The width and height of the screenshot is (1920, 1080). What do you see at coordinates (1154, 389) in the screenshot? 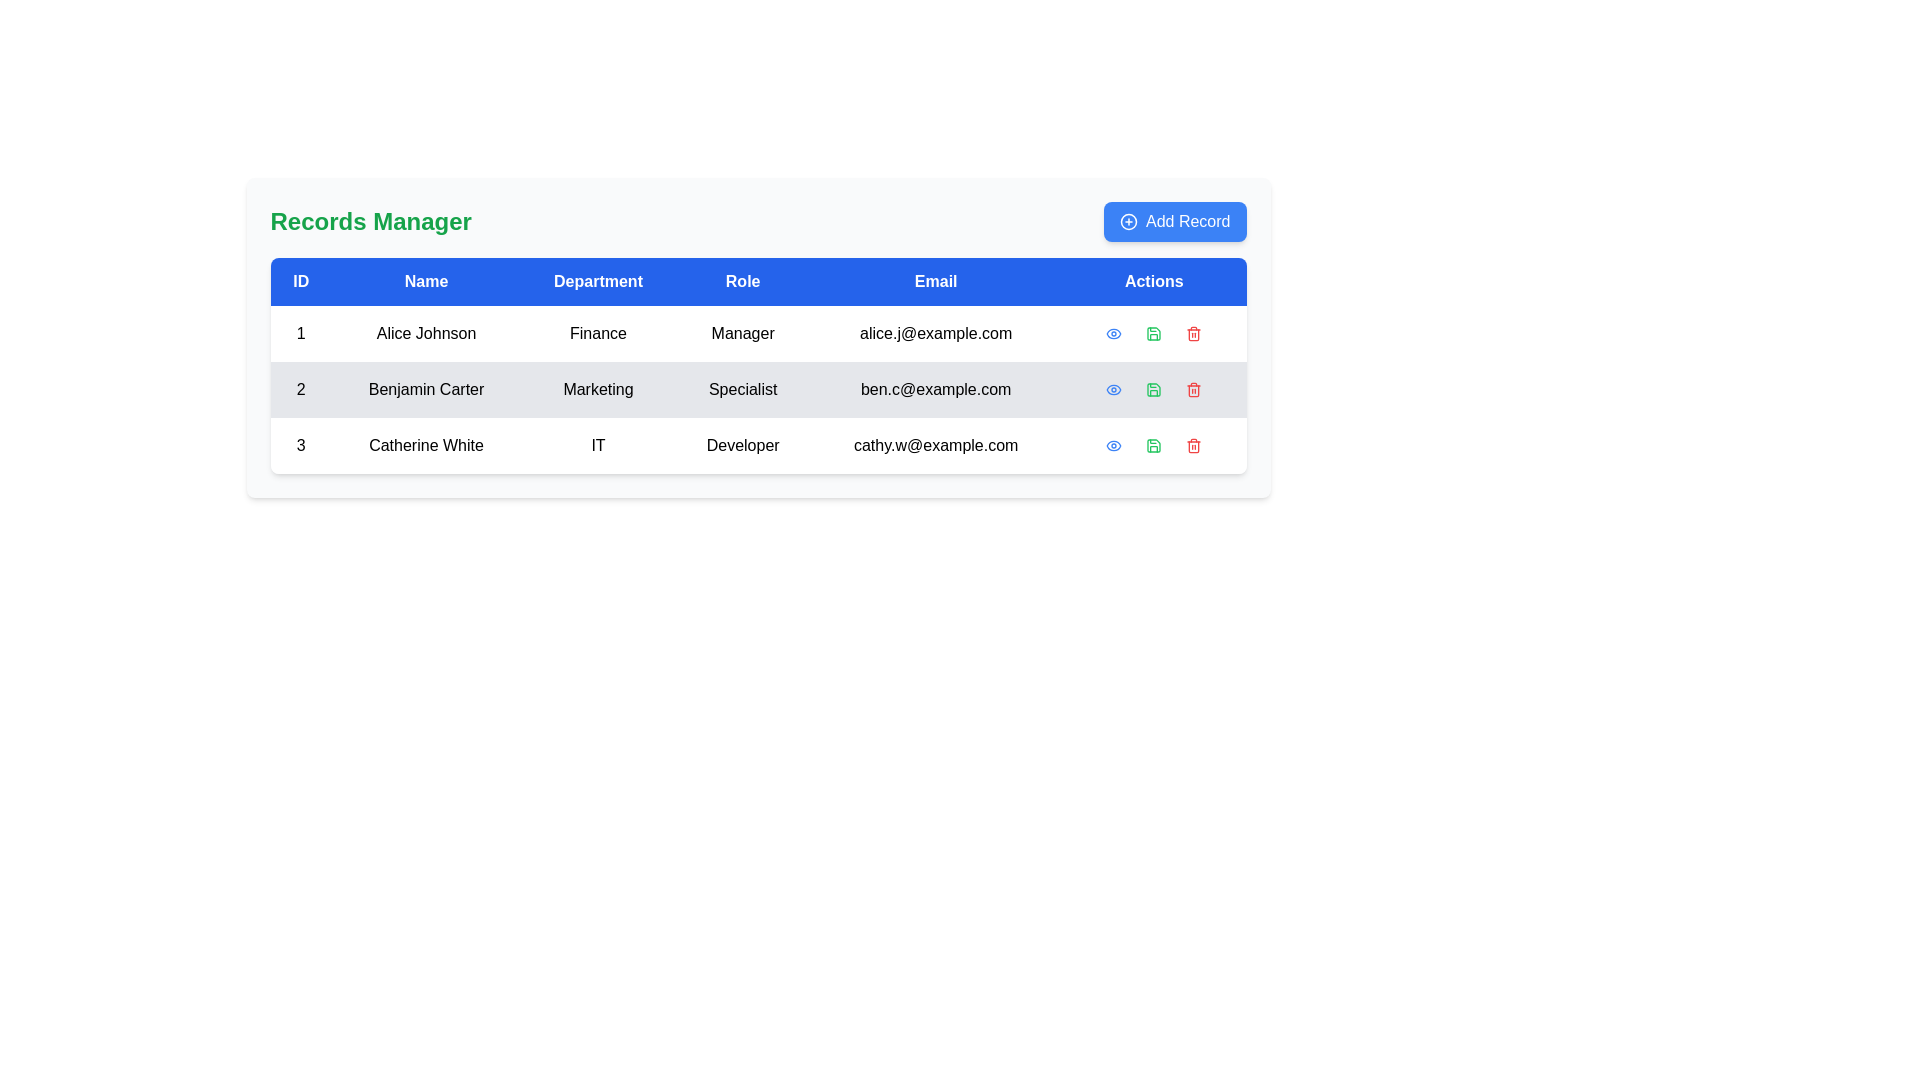
I see `the save action icon located in the 'Actions' column of the second row of the data table, next to the 'Eye' and 'Trash' icons for visual feedback` at bounding box center [1154, 389].